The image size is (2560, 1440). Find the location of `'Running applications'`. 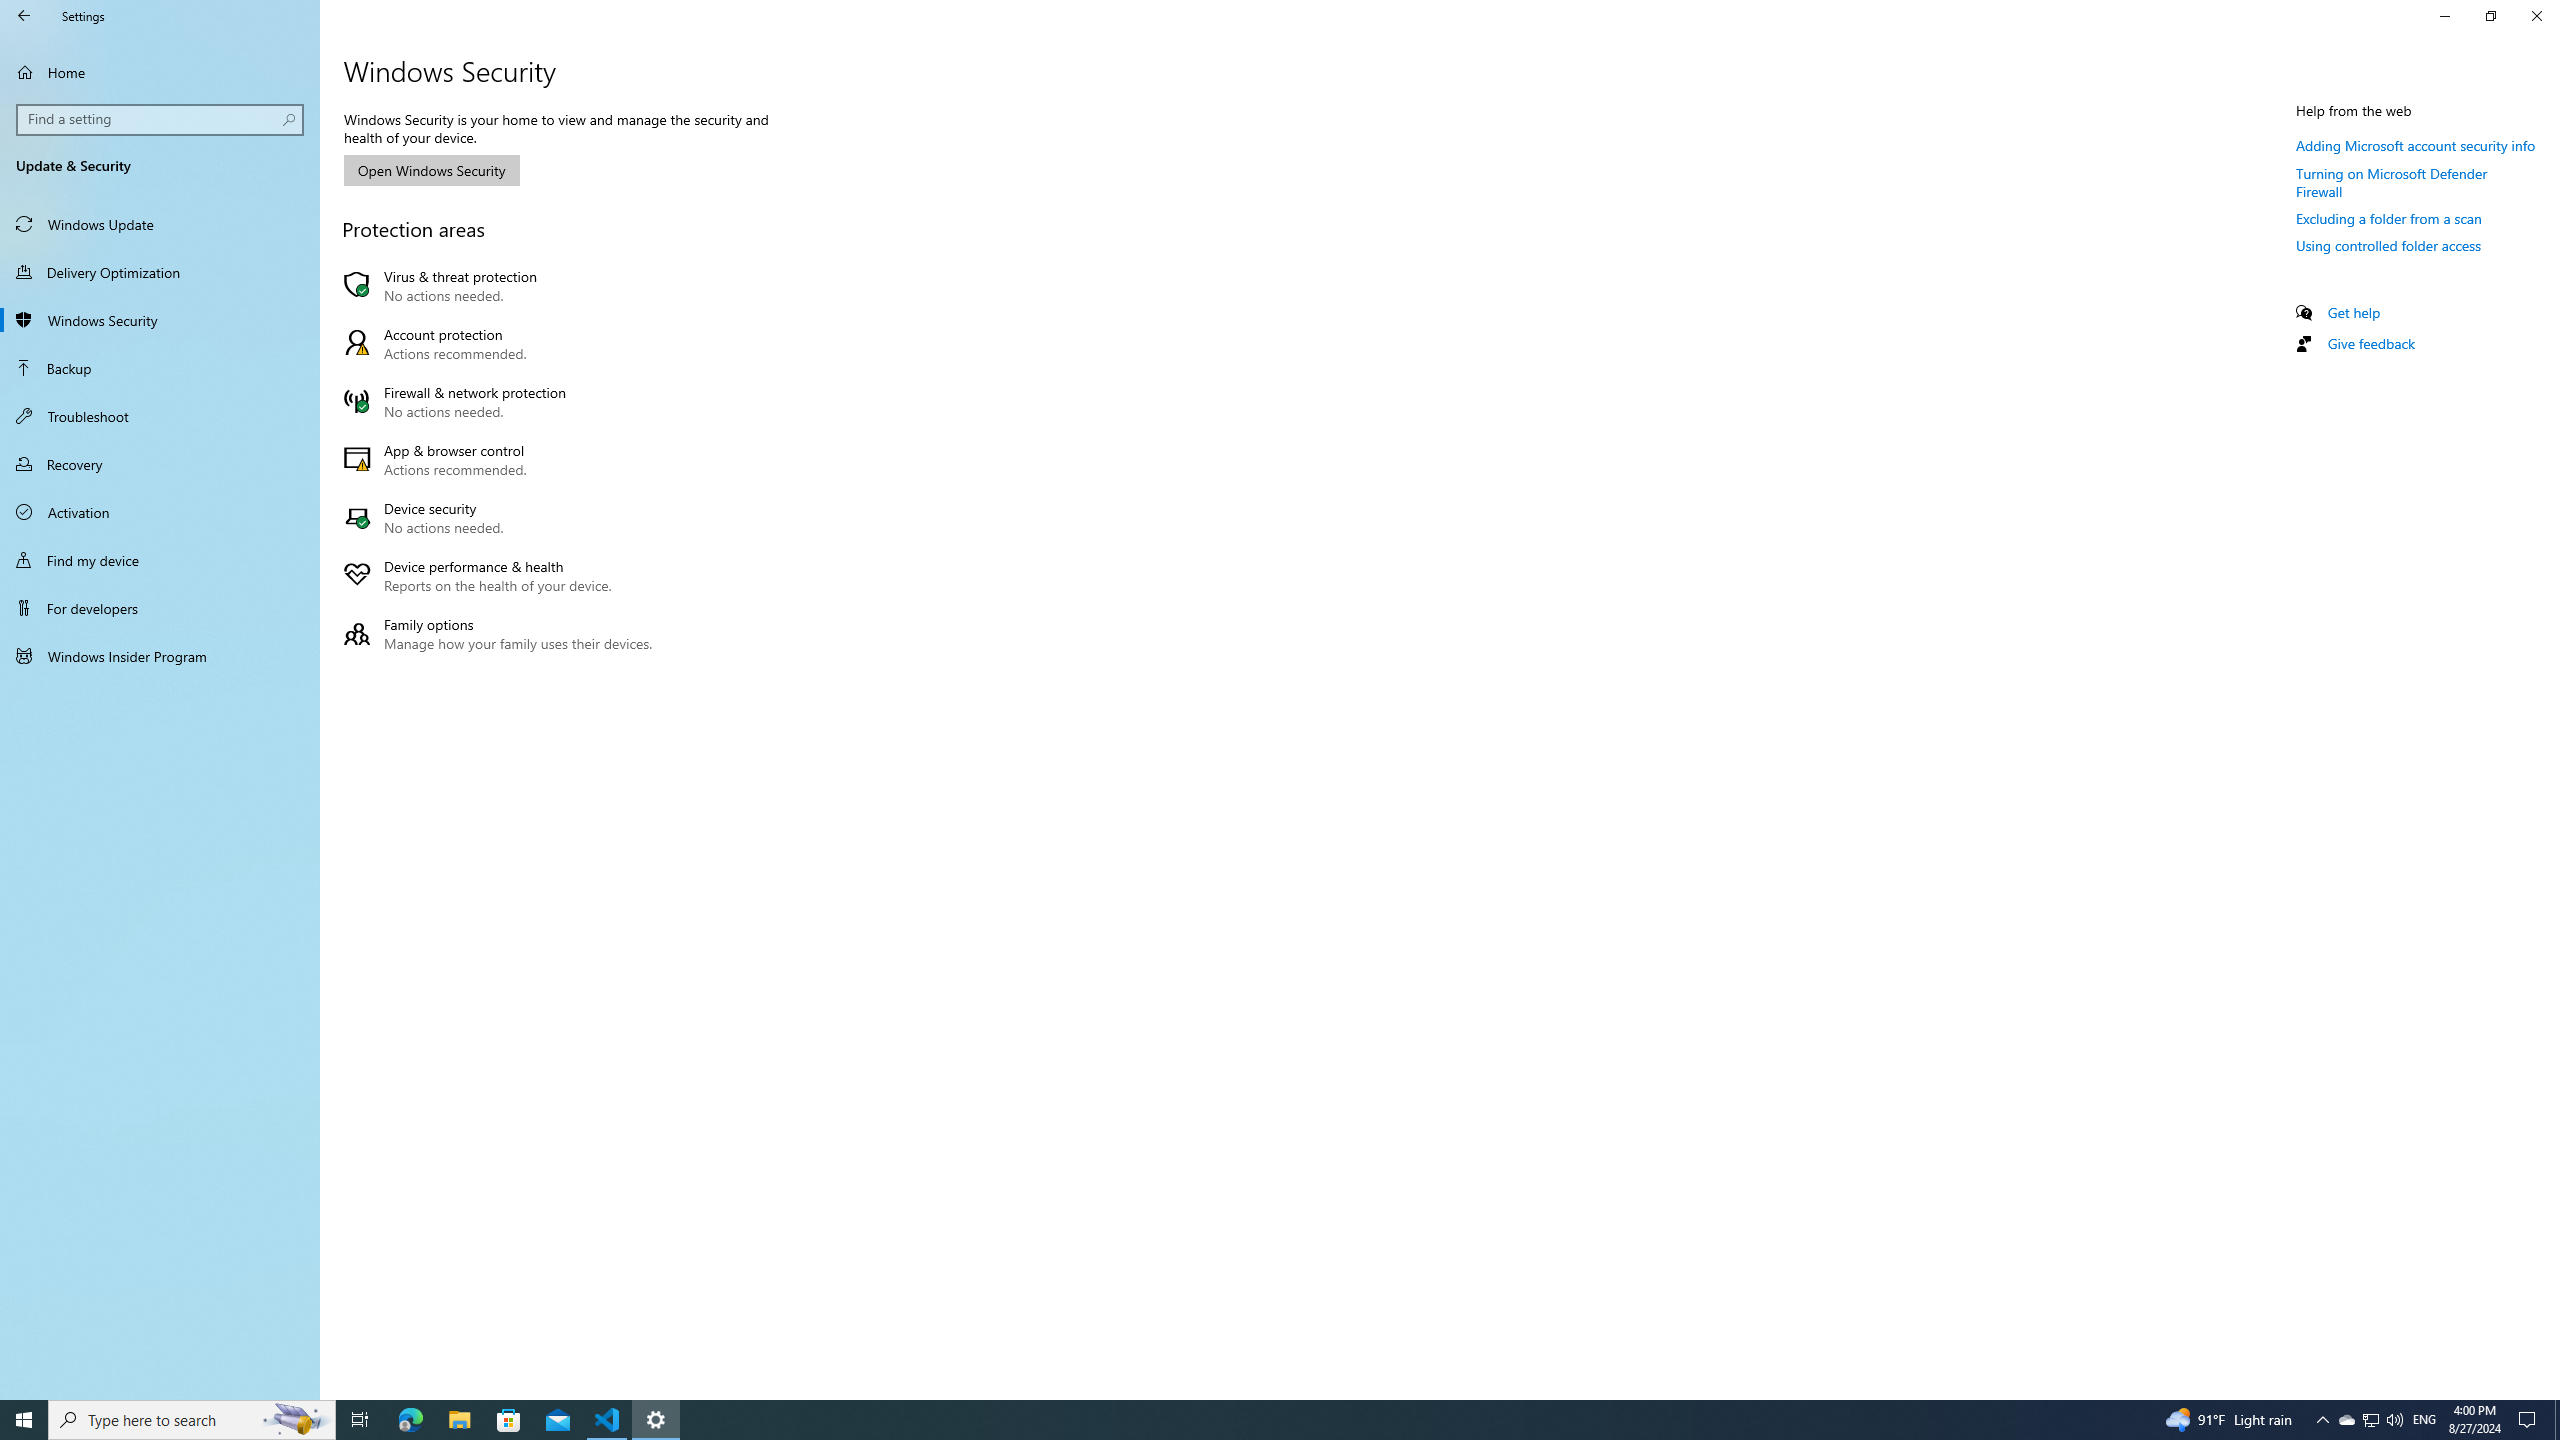

'Running applications' is located at coordinates (1242, 1418).